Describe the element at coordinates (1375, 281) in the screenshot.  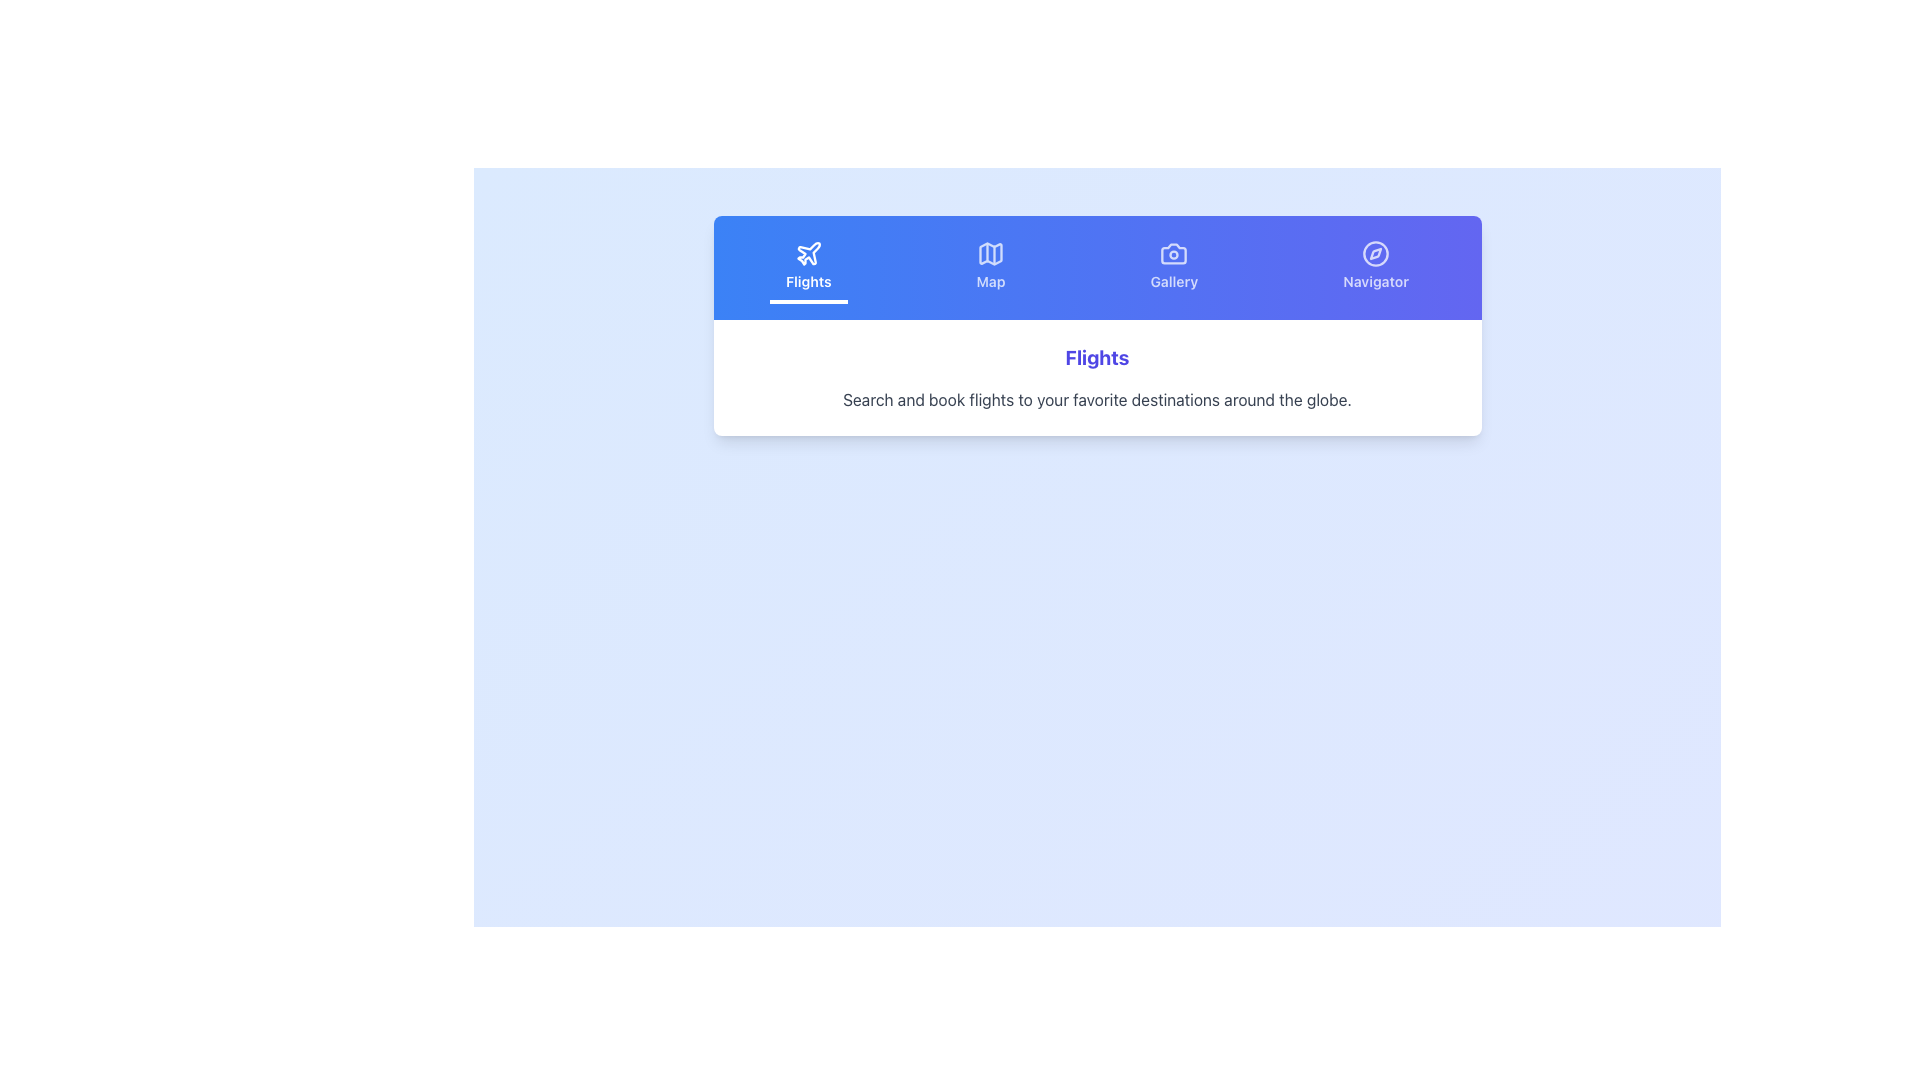
I see `the 'Navigator' text label located in the navigation menu at the top of the interface` at that location.